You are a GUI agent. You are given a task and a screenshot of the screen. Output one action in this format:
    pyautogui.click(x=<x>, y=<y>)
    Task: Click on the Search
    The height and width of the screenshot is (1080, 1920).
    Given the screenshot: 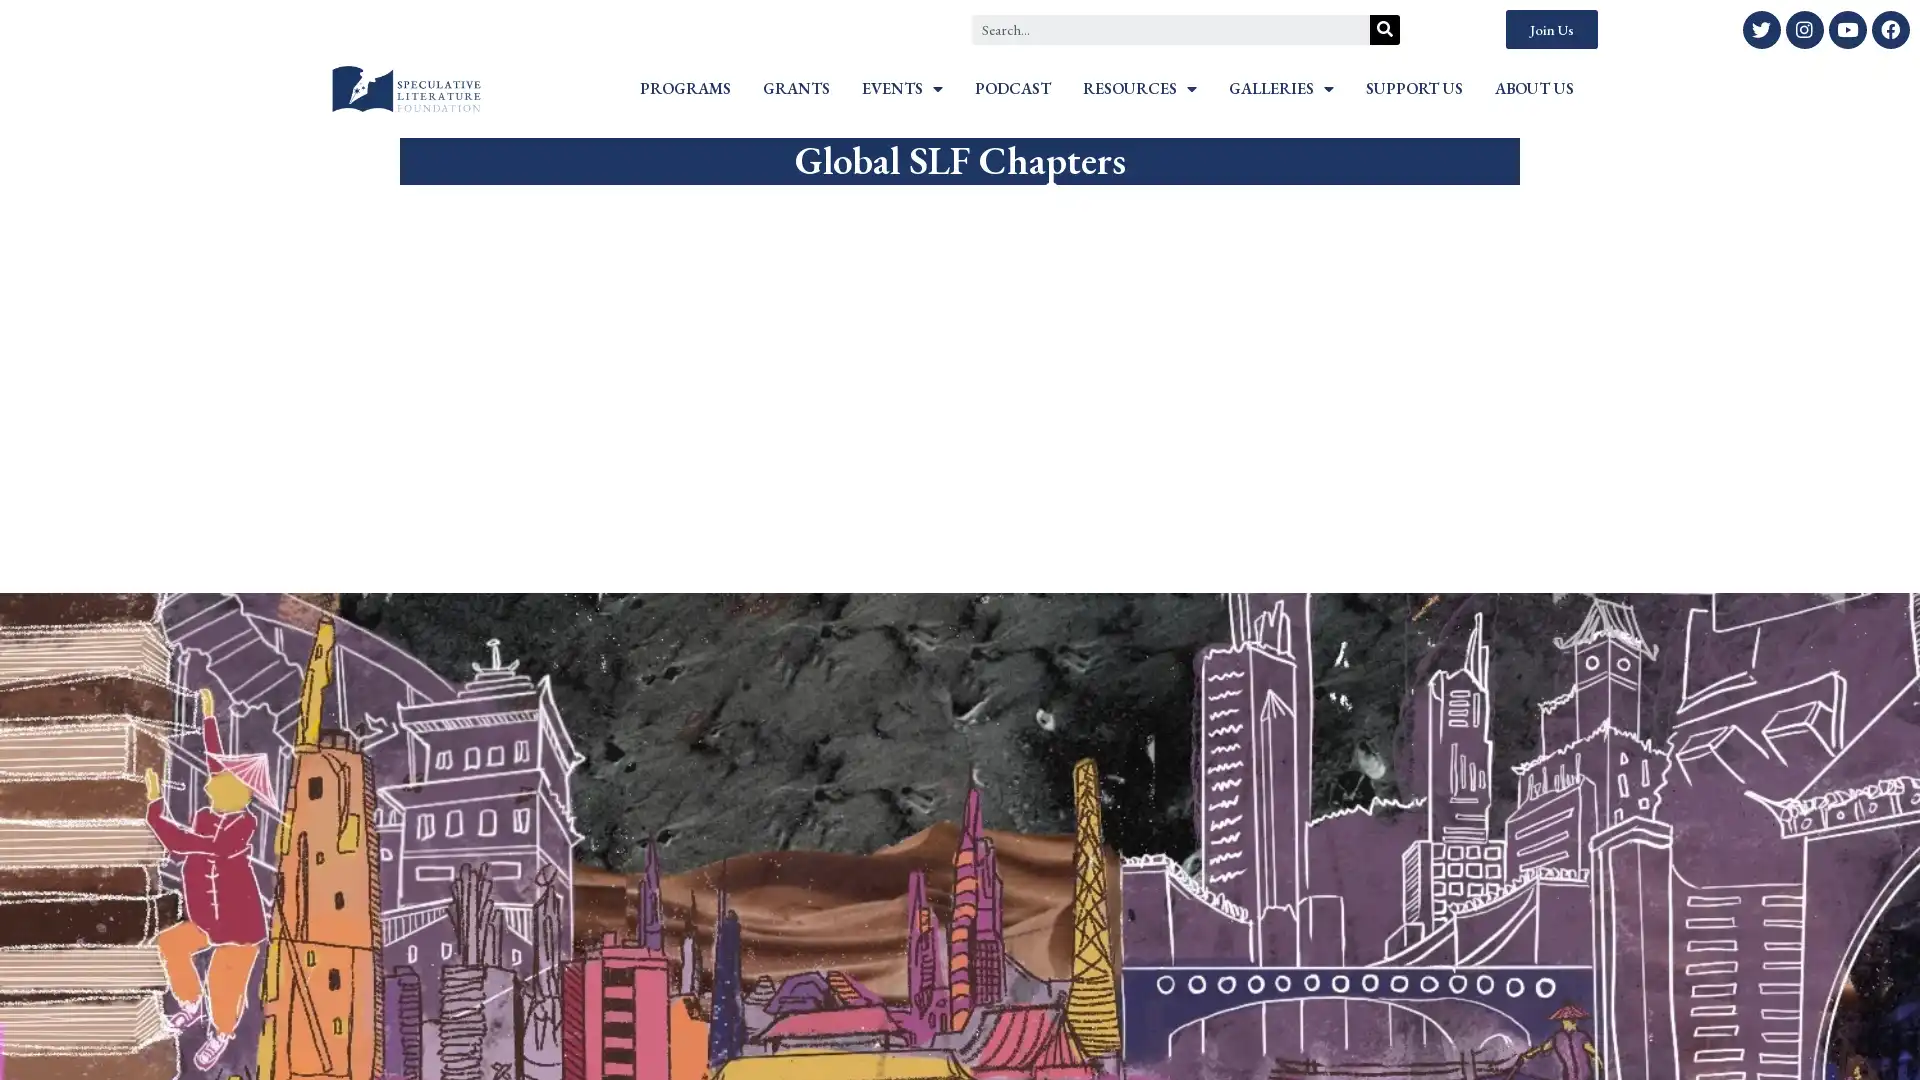 What is the action you would take?
    pyautogui.click(x=1384, y=29)
    